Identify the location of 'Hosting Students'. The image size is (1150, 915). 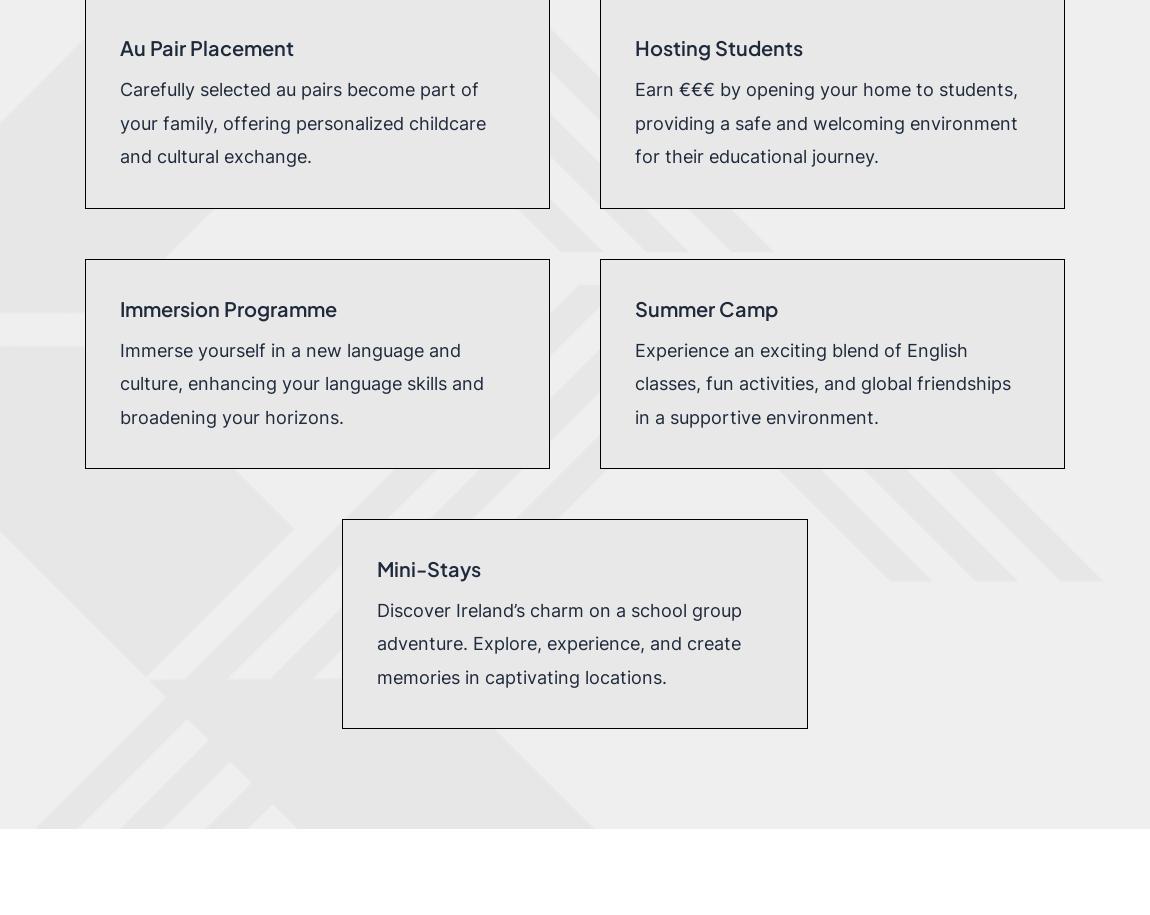
(717, 47).